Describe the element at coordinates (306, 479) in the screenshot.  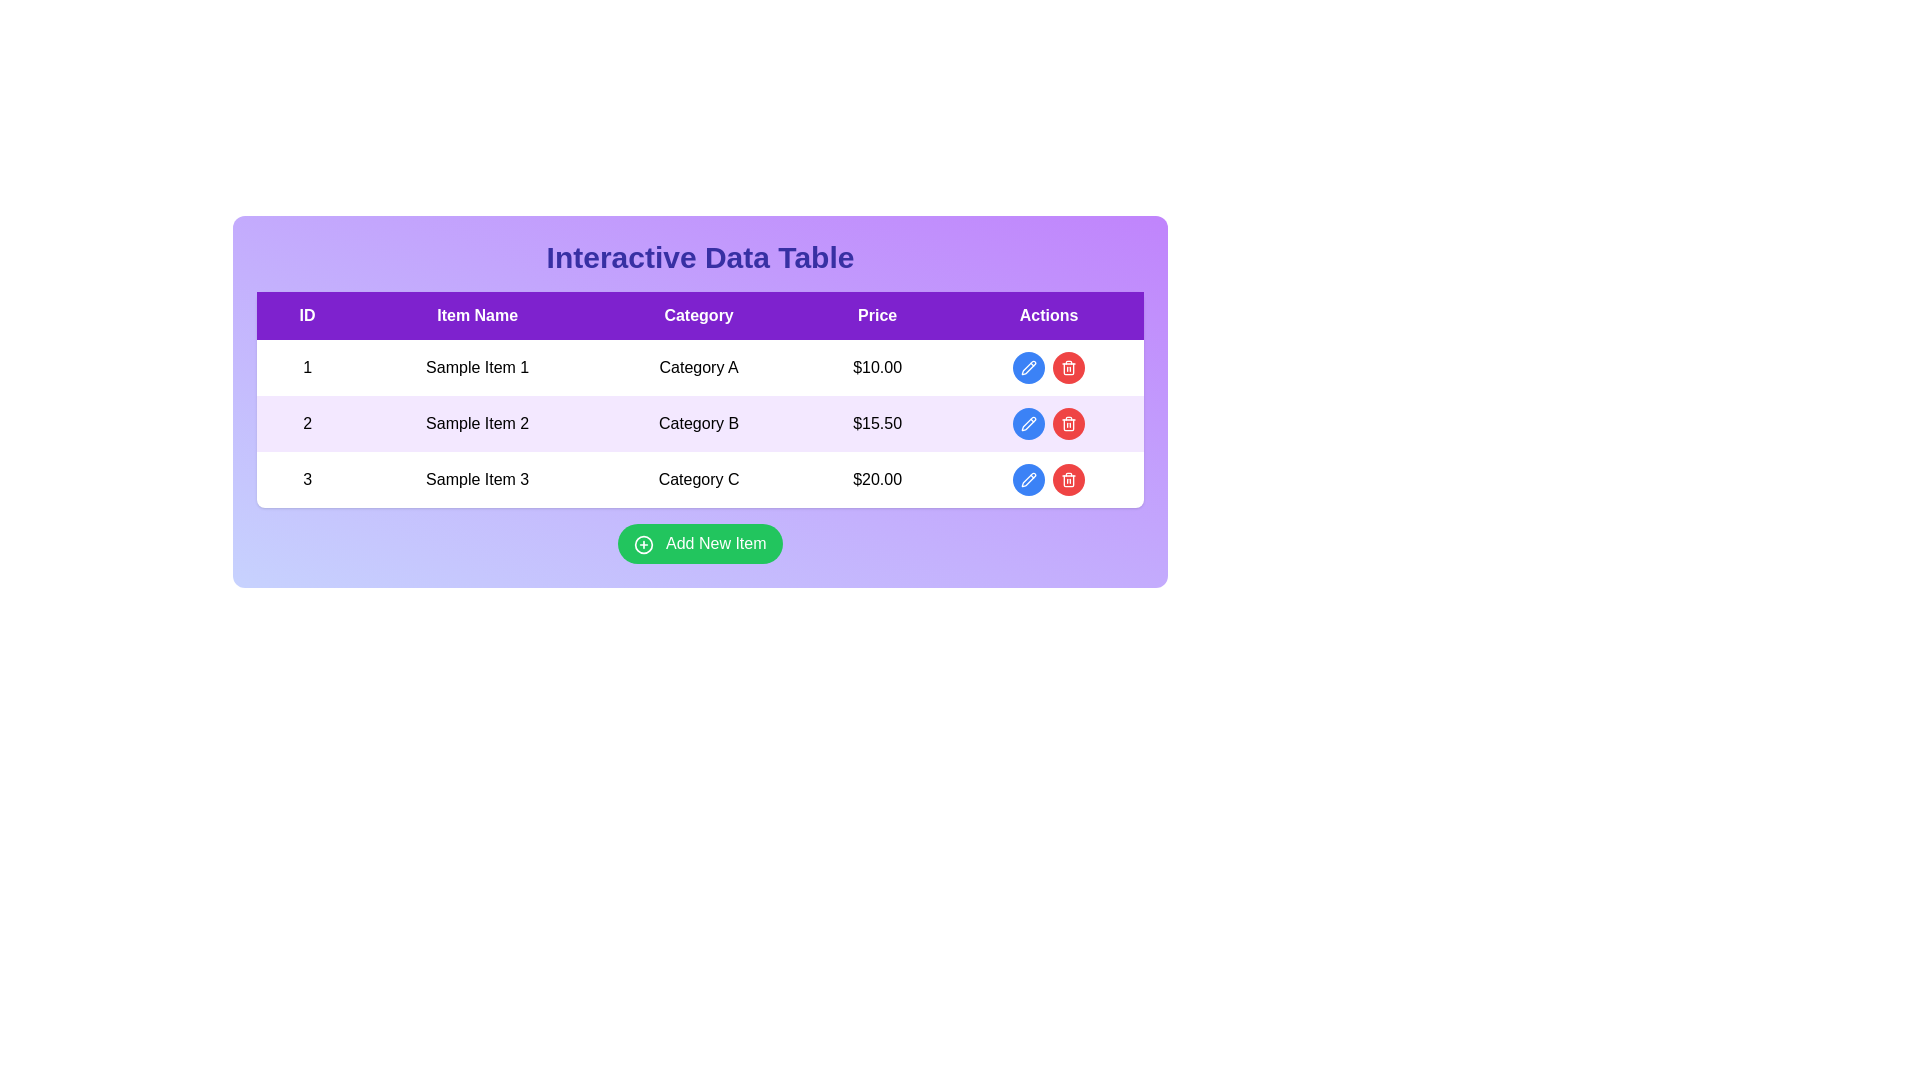
I see `the numeric character '3' in the table` at that location.